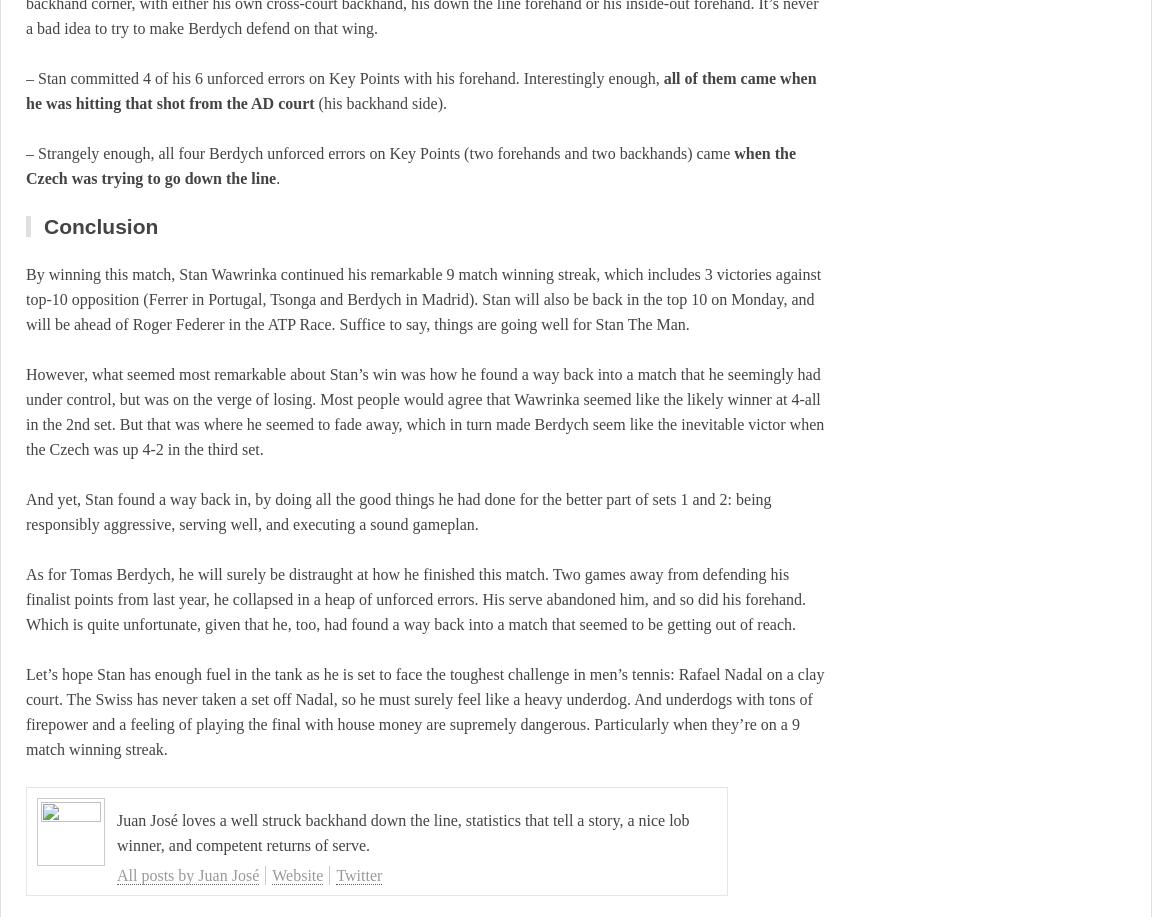 The height and width of the screenshot is (917, 1152). Describe the element at coordinates (423, 711) in the screenshot. I see `'Let’s hope Stan has enough fuel in the tank as he is set to face the toughest challenge in men’s tennis: Rafael Nadal on a clay court. The Swiss has never taken a set off Nadal, so he must surely feel like a heavy underdog. And underdogs with tons of firepower and a feeling of playing the final with house money are supremely dangerous. Particularly when they’re on a 9 match winning streak.'` at that location.